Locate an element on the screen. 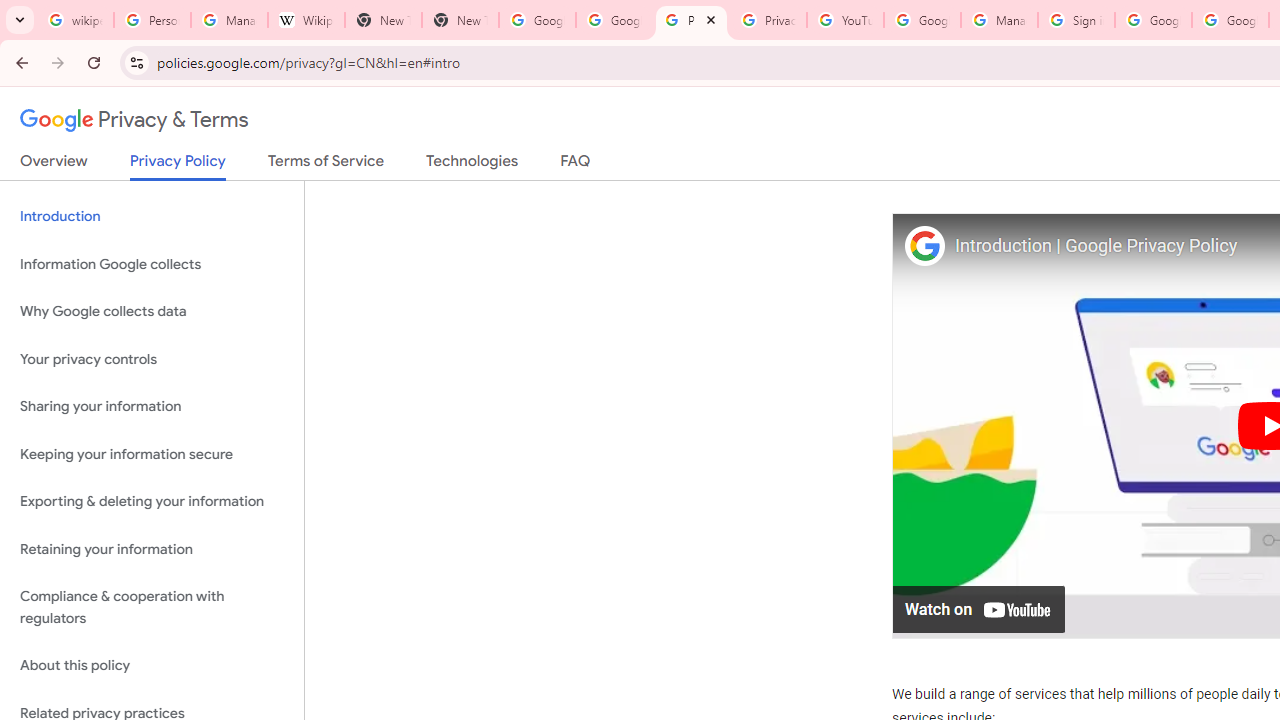 The width and height of the screenshot is (1280, 720). 'Wikipedia:Edit requests - Wikipedia' is located at coordinates (305, 20).